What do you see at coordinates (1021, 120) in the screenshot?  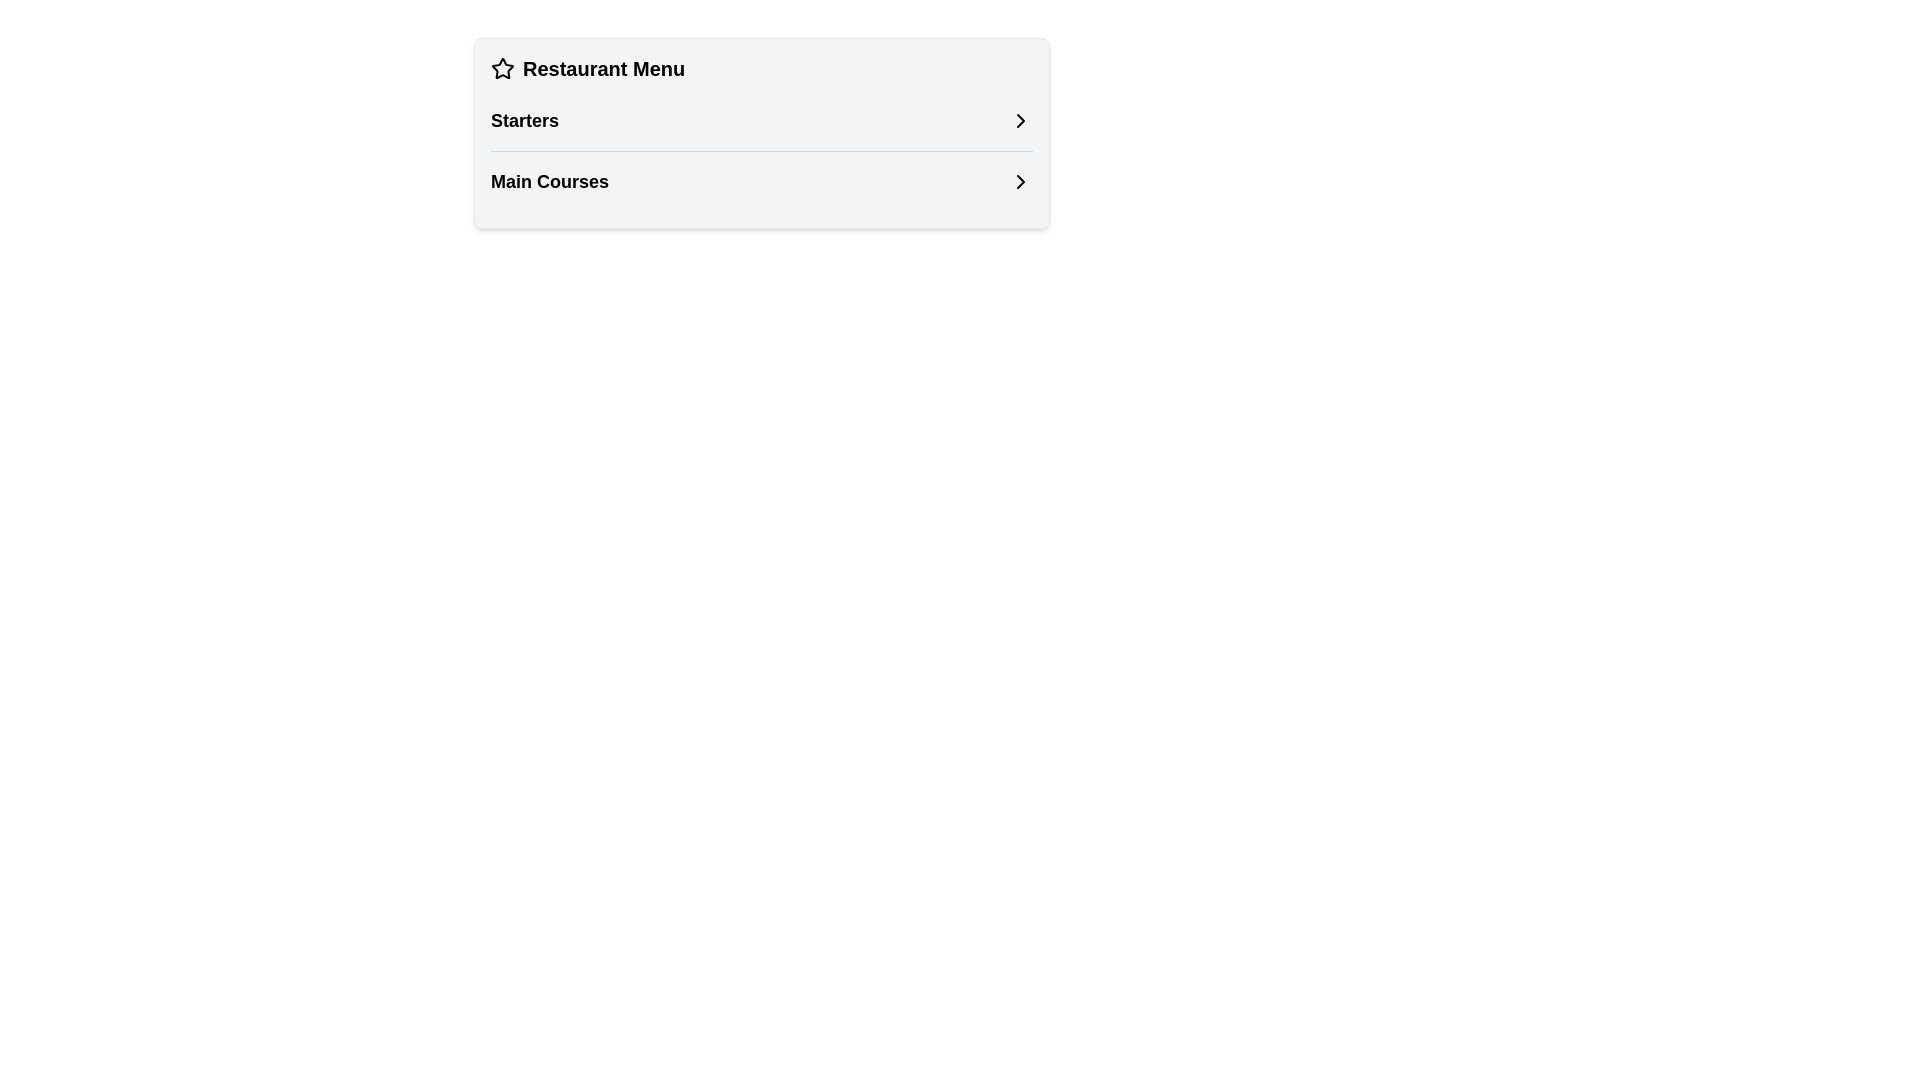 I see `the Icon button located at the far right side of the 'Starters' section in the 'Restaurant Menu' box` at bounding box center [1021, 120].